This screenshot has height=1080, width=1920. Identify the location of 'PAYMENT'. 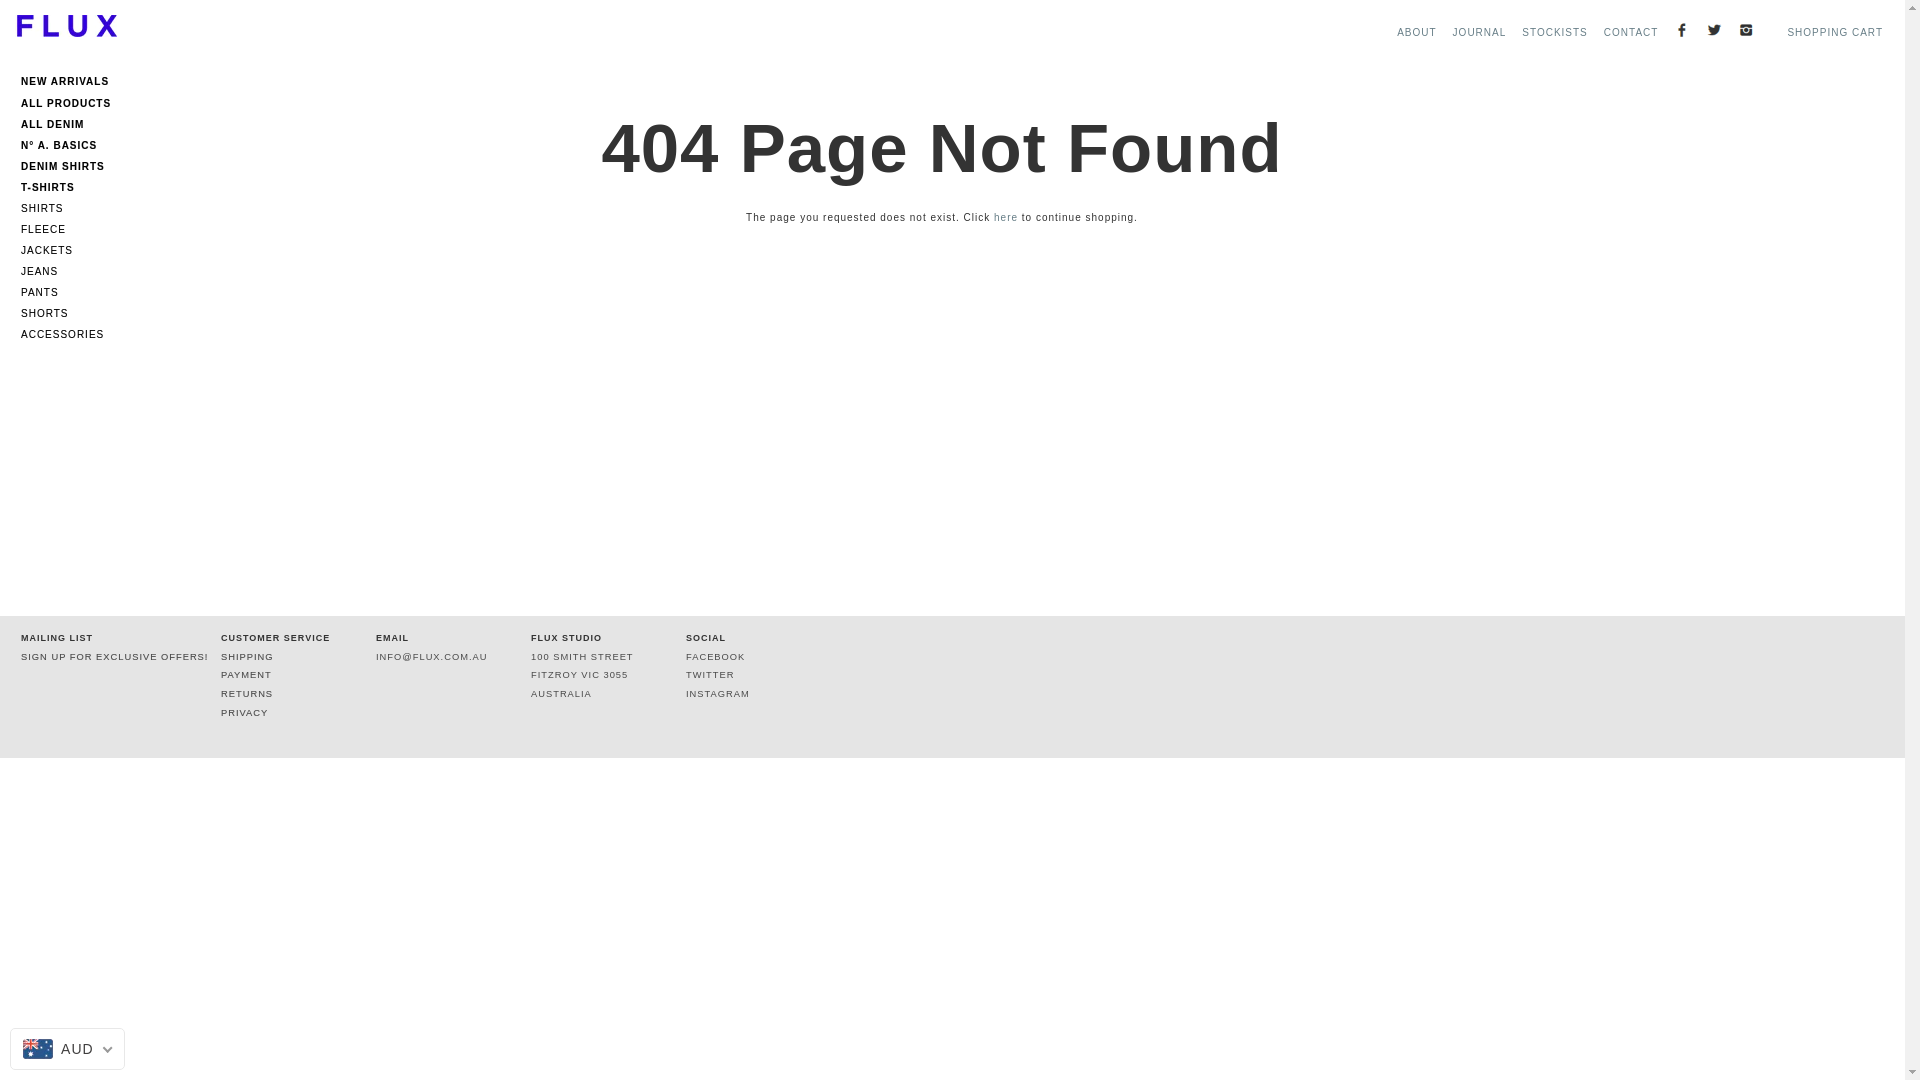
(245, 675).